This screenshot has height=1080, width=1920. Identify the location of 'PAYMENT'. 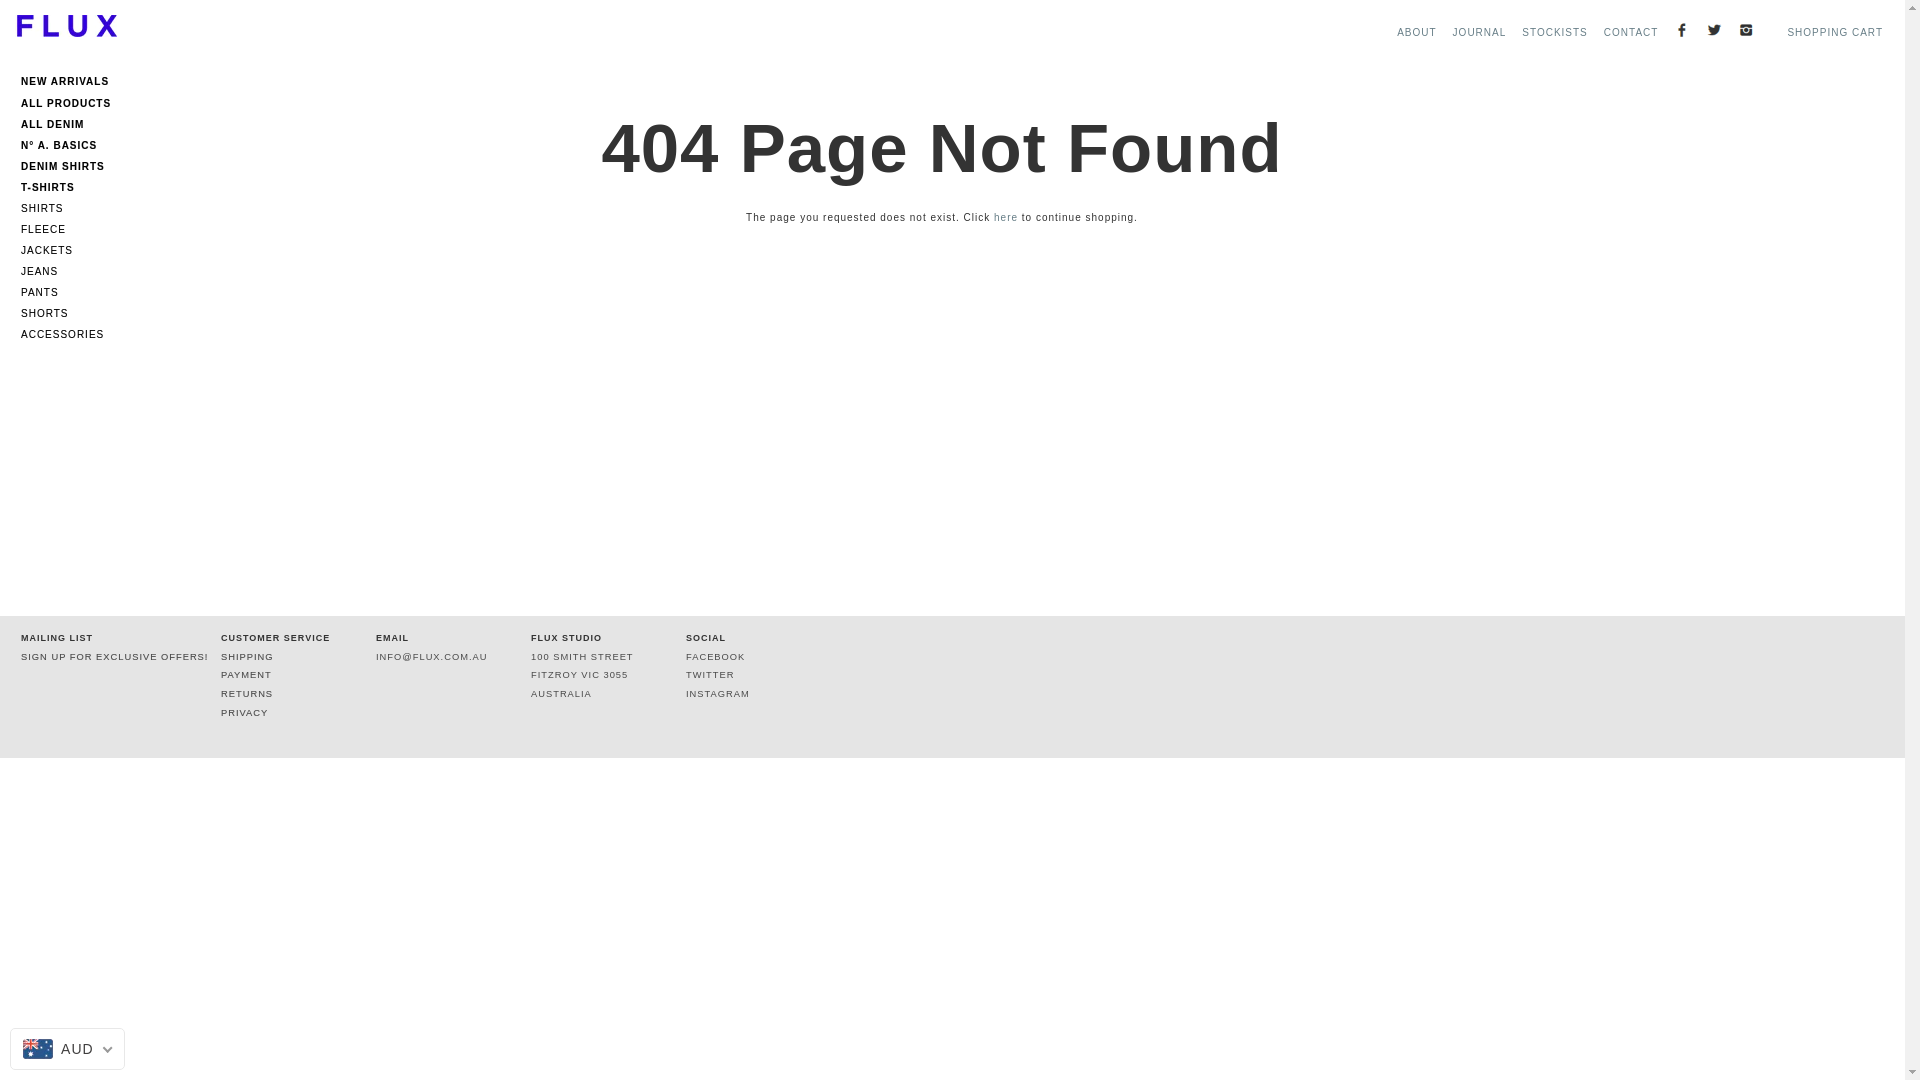
(245, 675).